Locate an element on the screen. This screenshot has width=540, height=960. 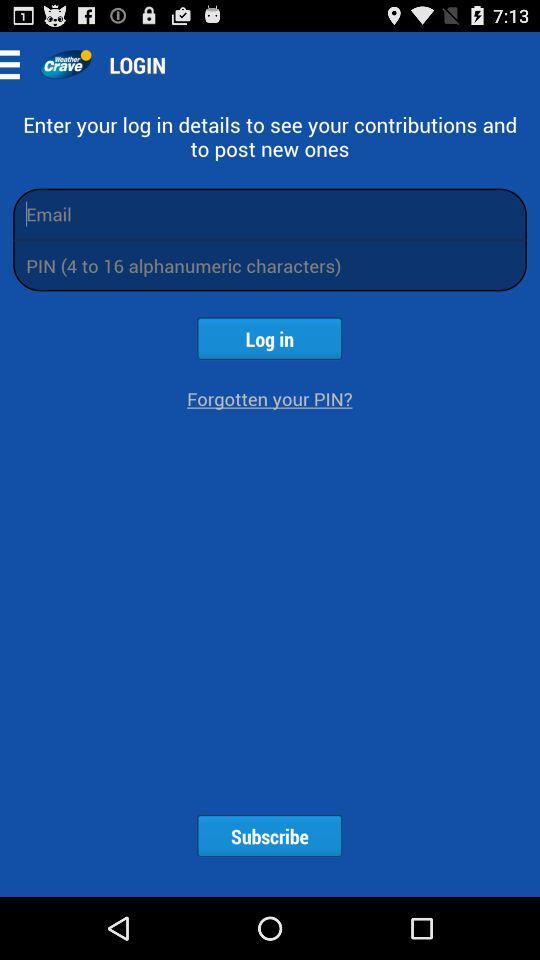
menu is located at coordinates (15, 64).